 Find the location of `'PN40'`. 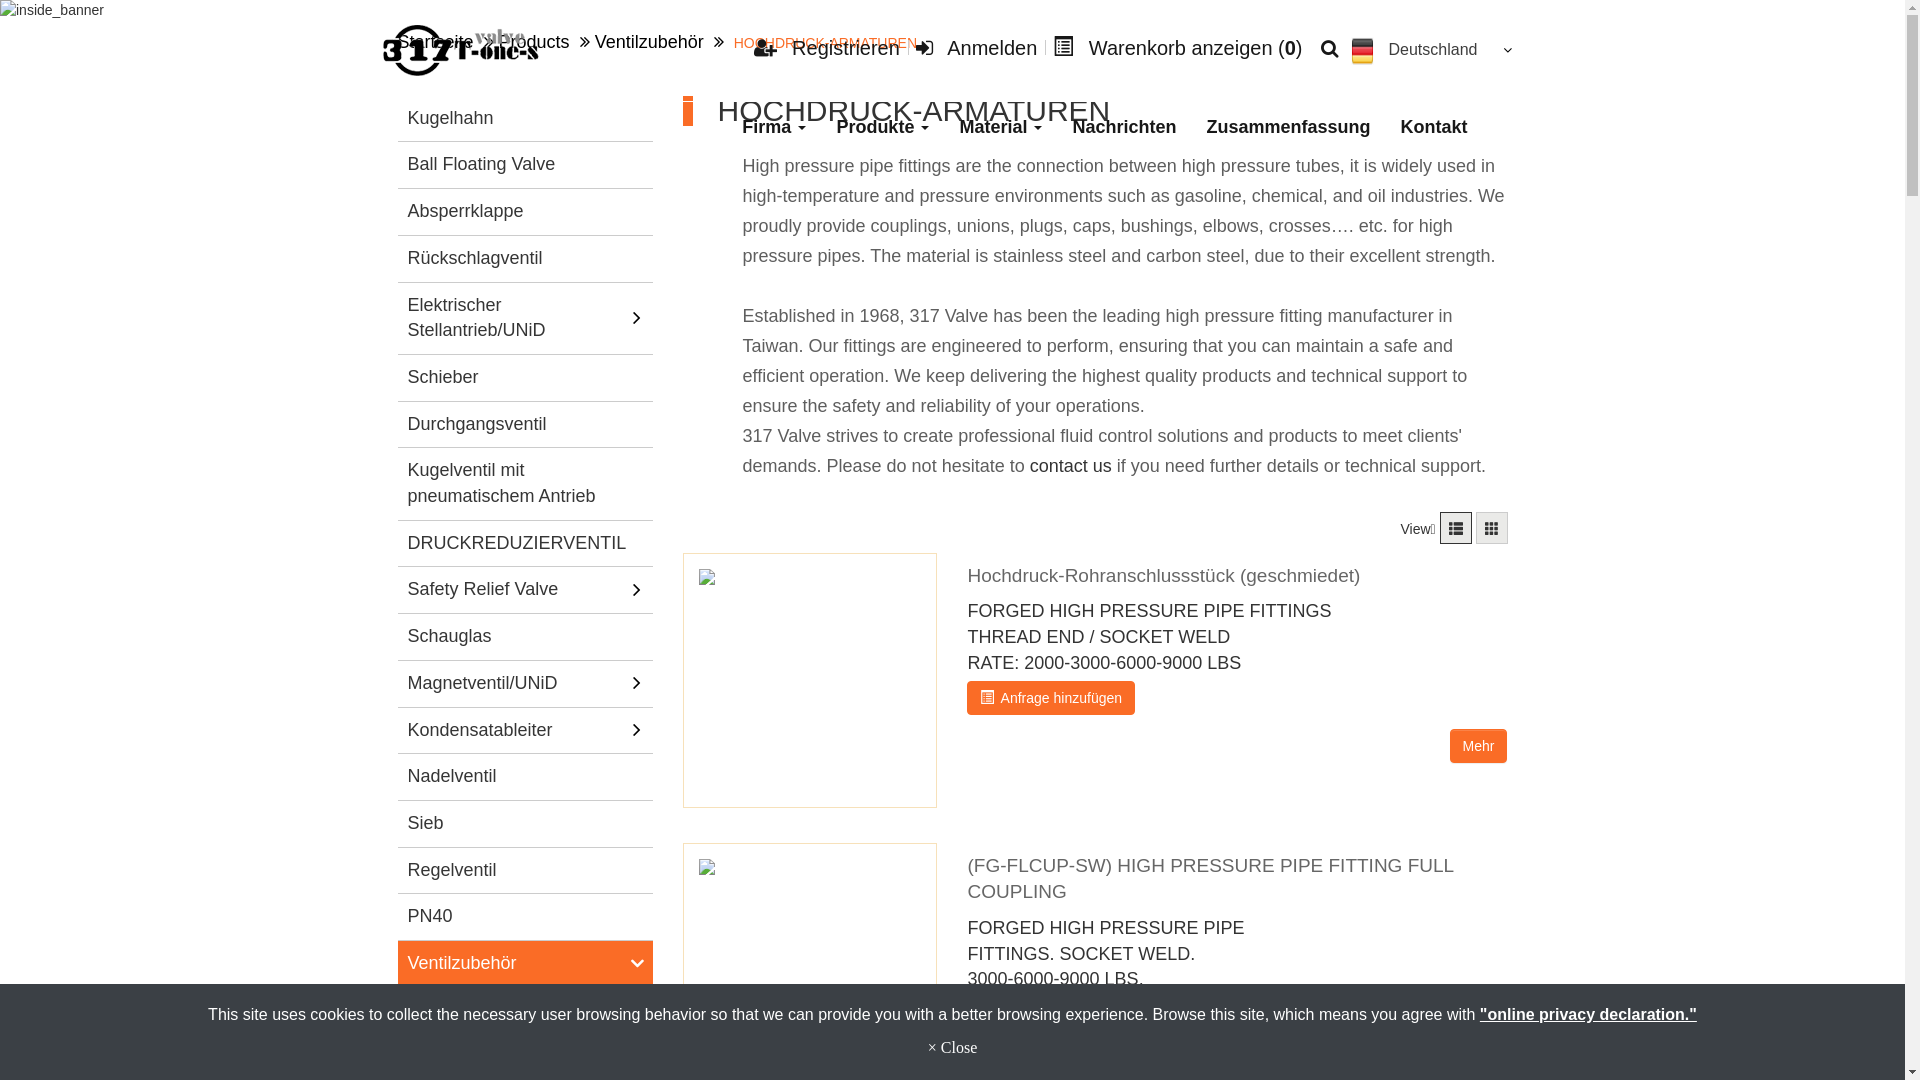

'PN40' is located at coordinates (524, 917).